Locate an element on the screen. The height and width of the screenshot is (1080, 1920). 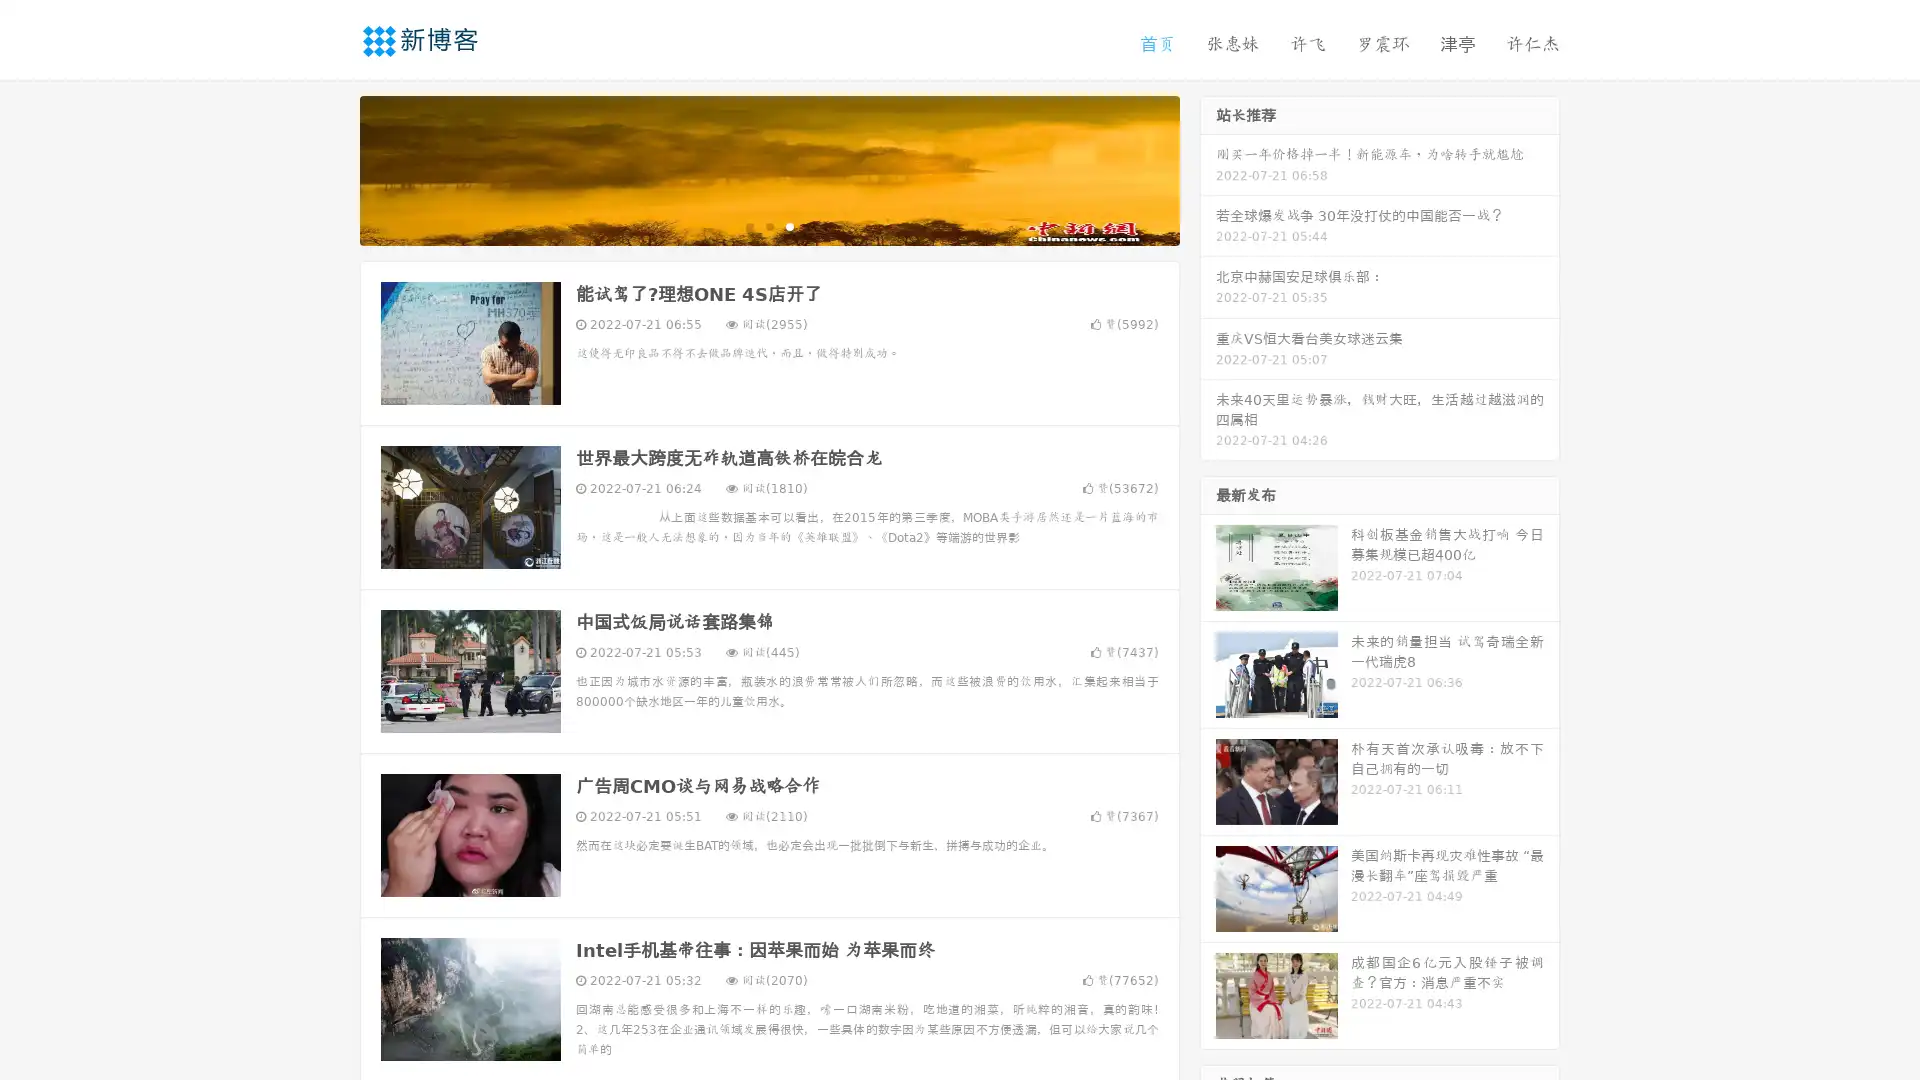
Go to slide 2 is located at coordinates (768, 225).